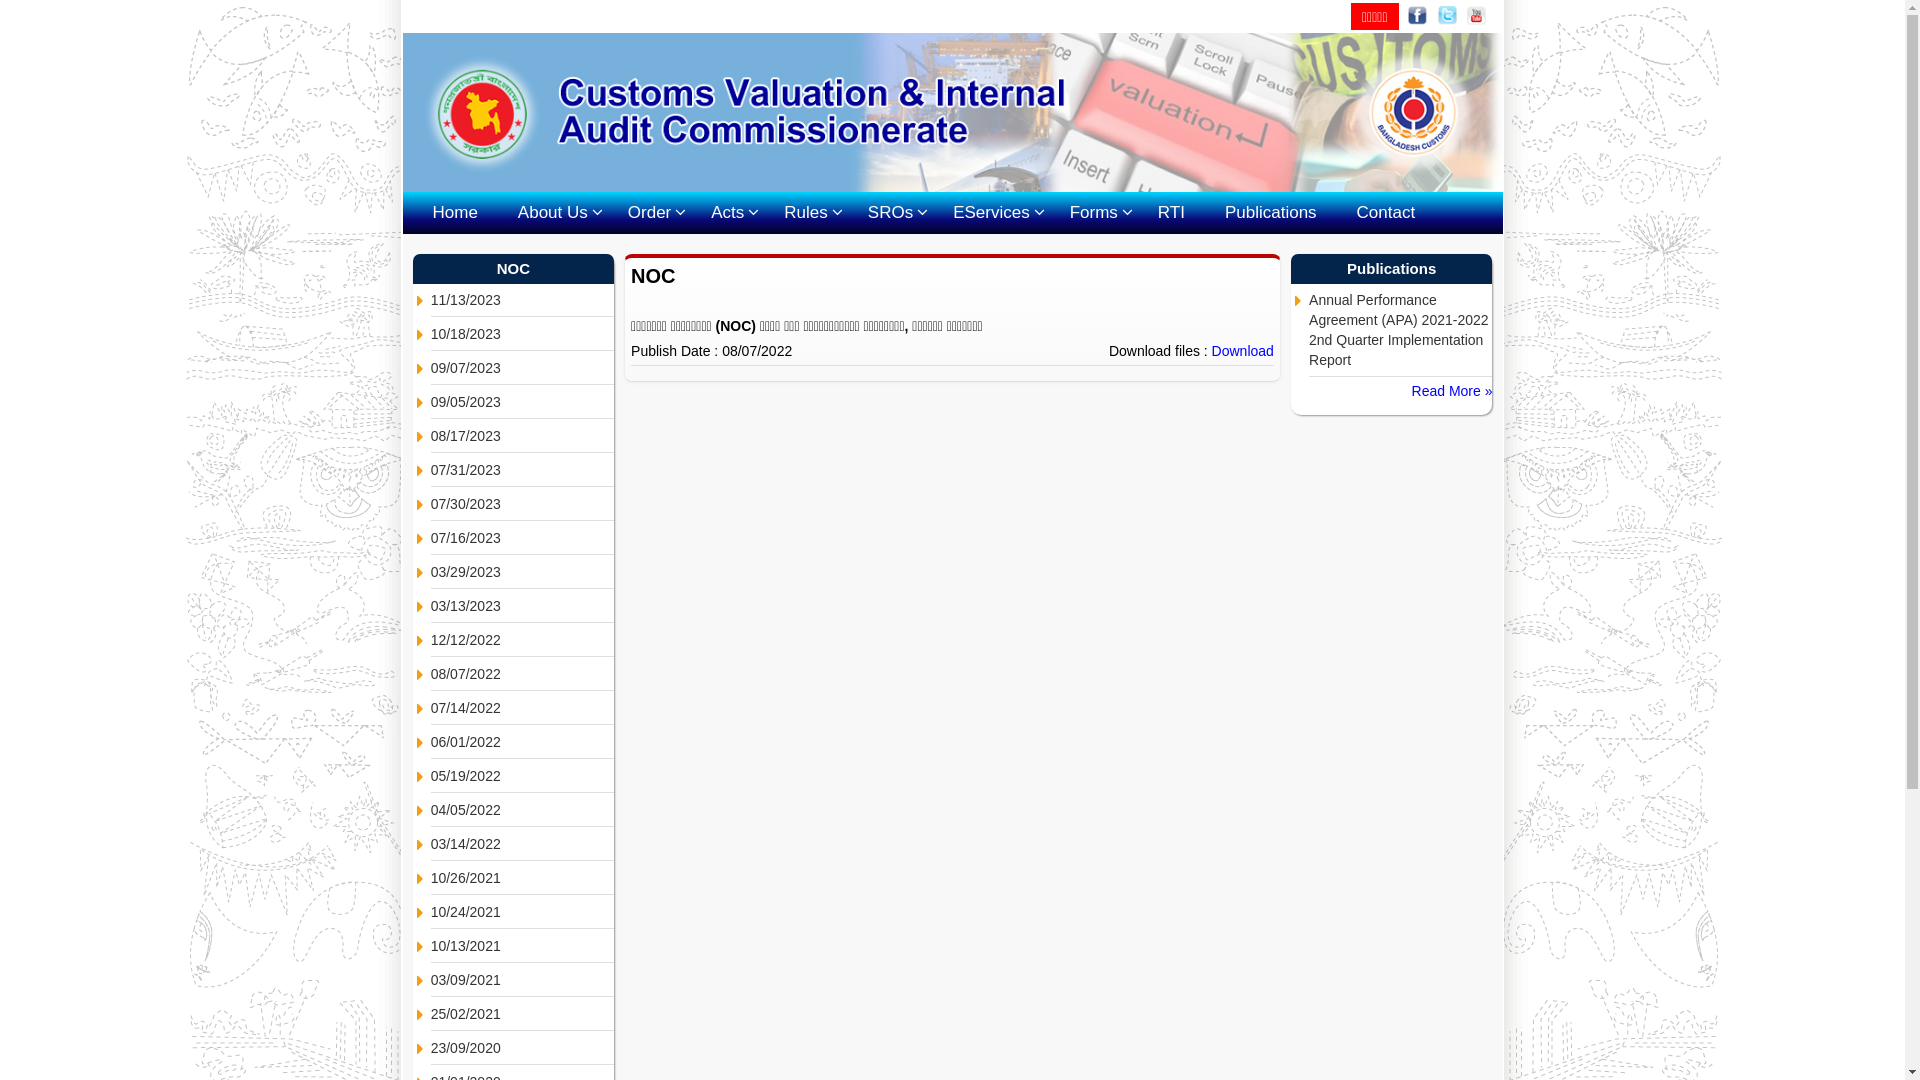 The image size is (1920, 1080). I want to click on '07/16/2023', so click(522, 537).